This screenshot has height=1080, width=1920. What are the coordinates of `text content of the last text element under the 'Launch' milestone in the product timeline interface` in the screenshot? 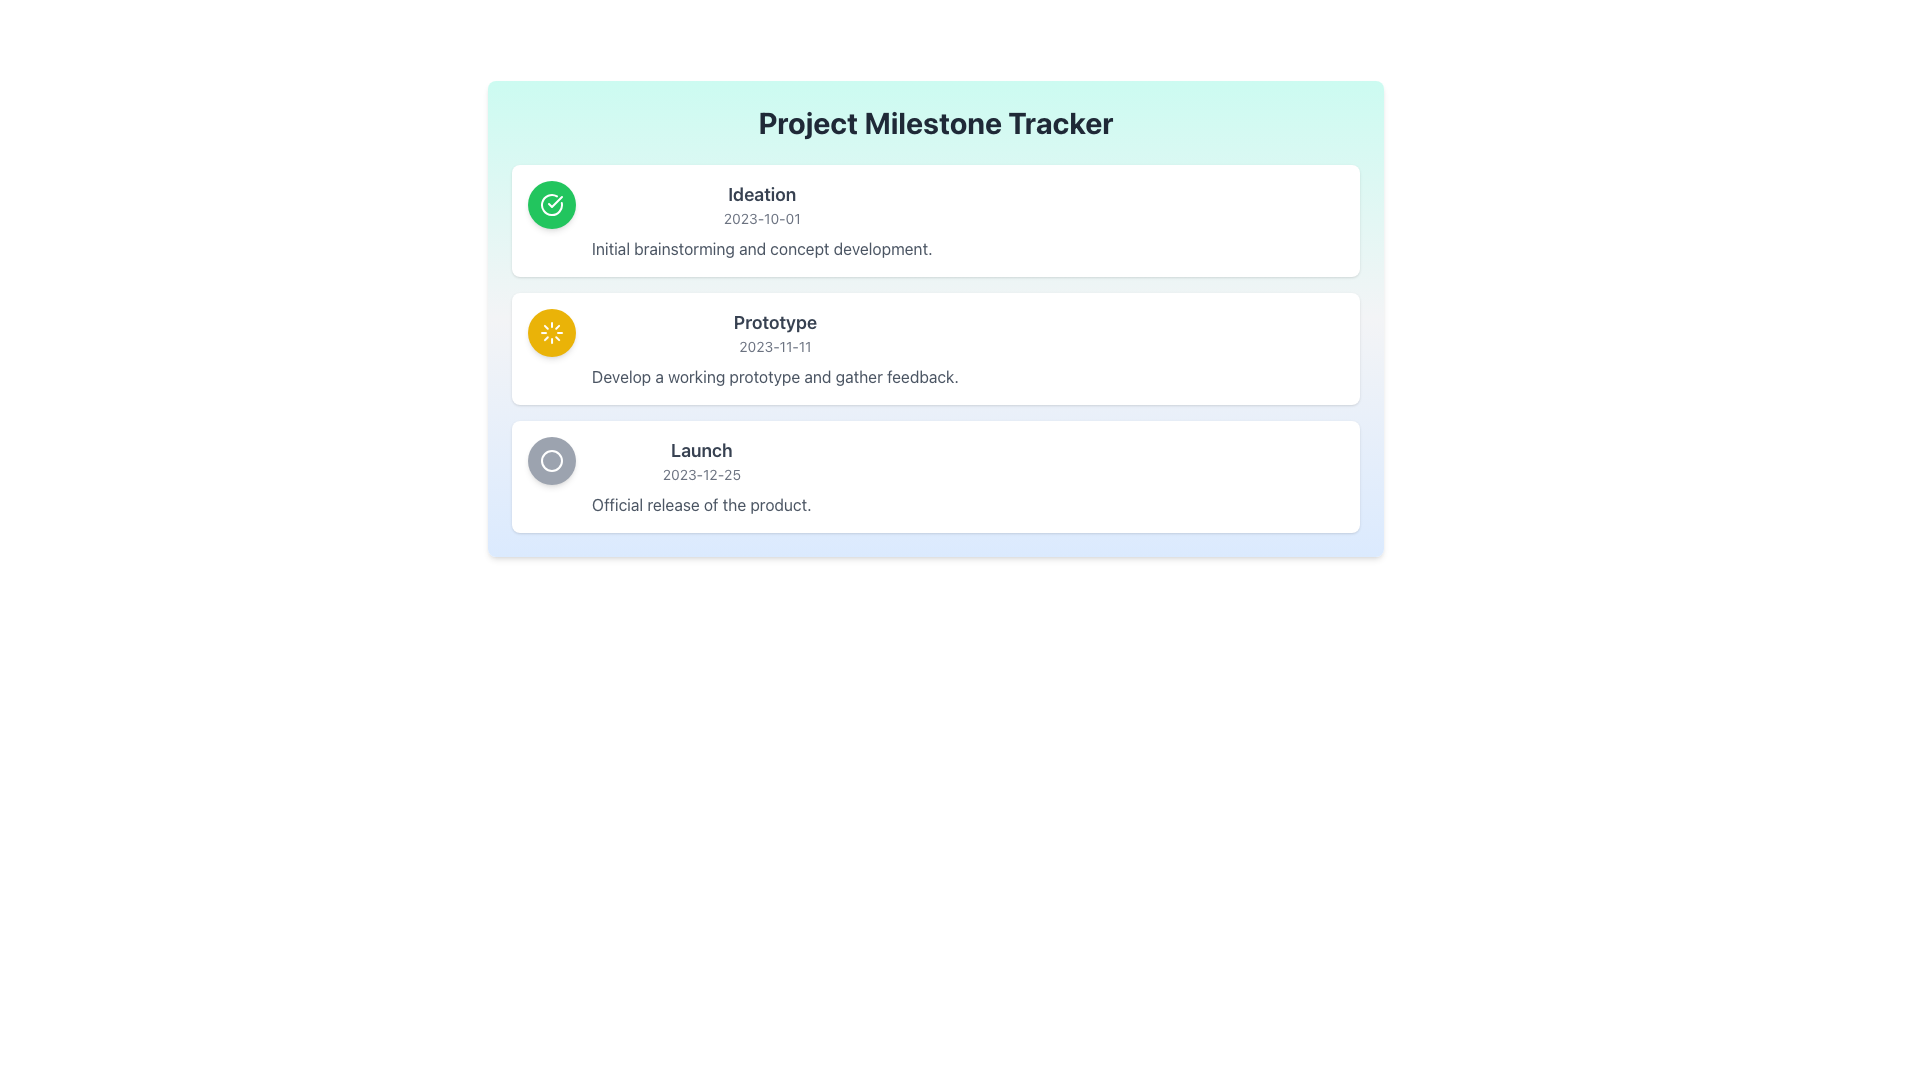 It's located at (701, 504).